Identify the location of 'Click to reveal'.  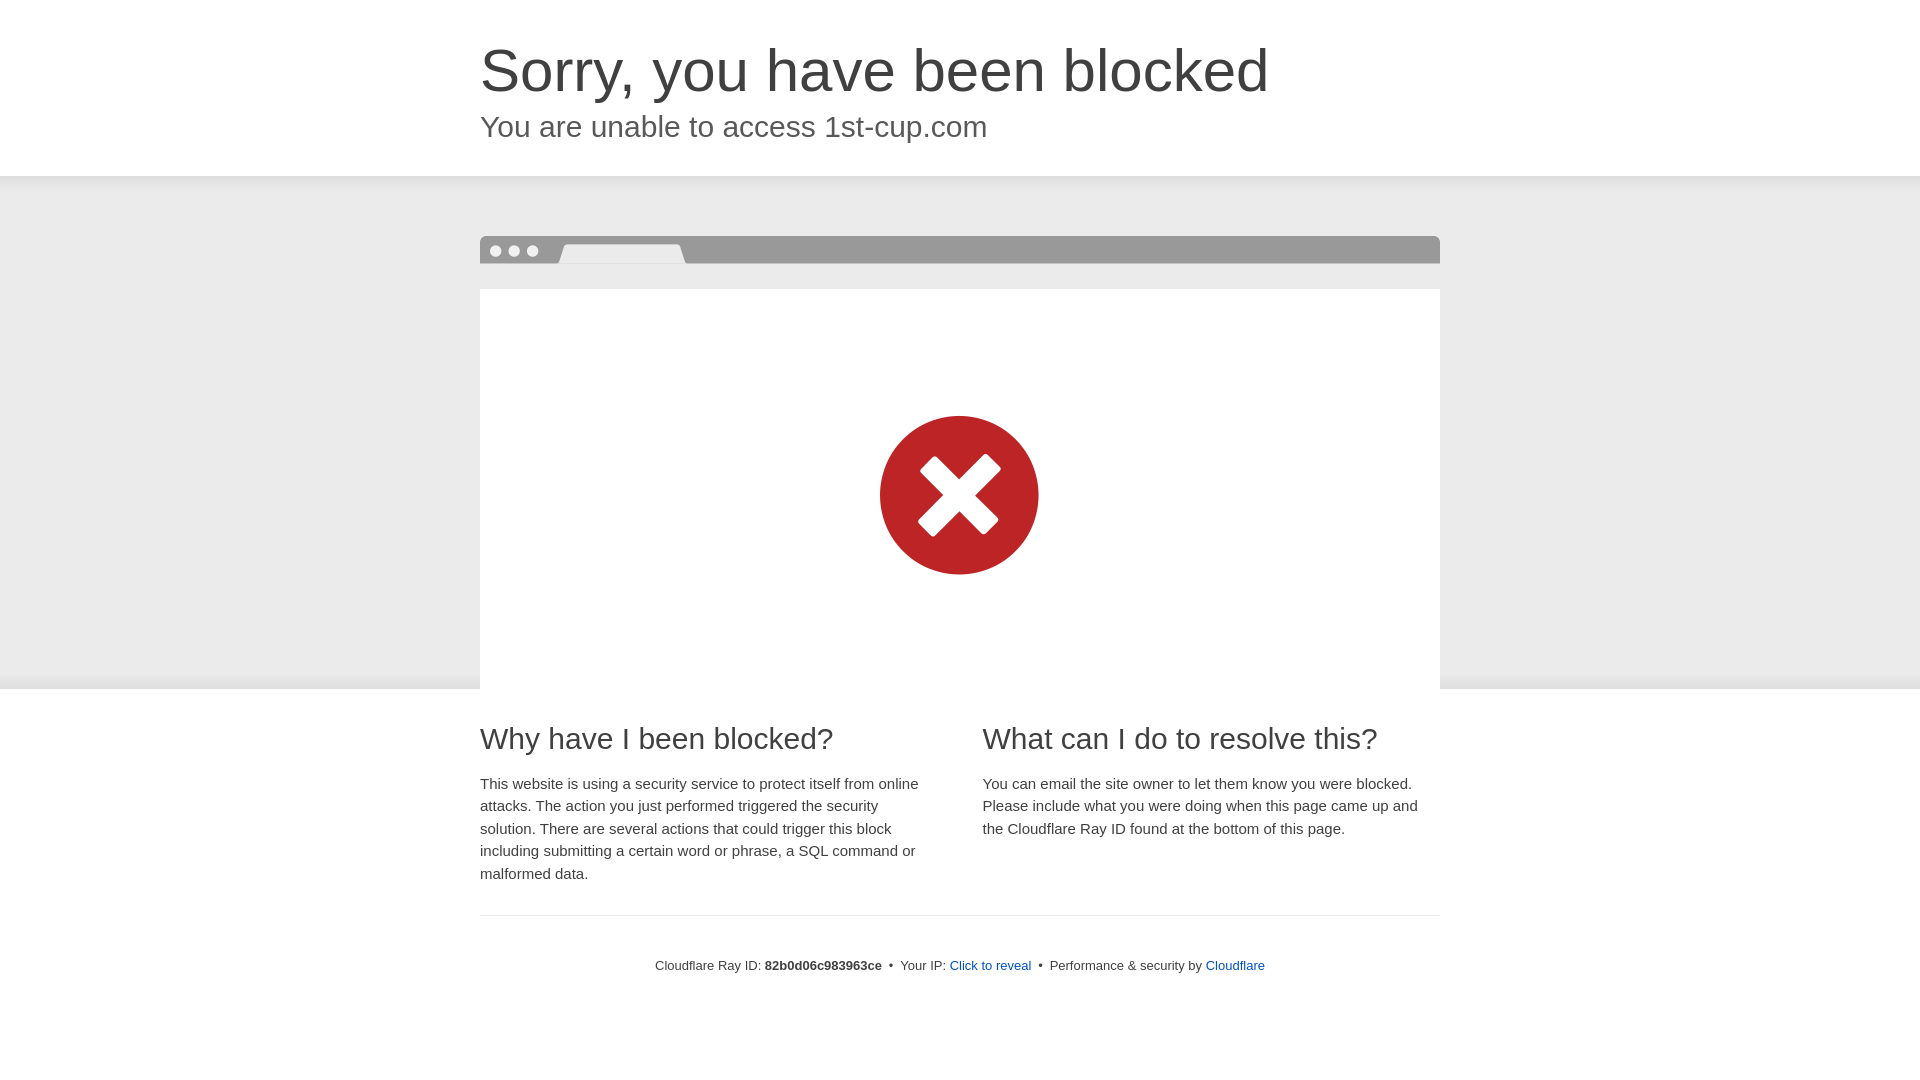
(990, 964).